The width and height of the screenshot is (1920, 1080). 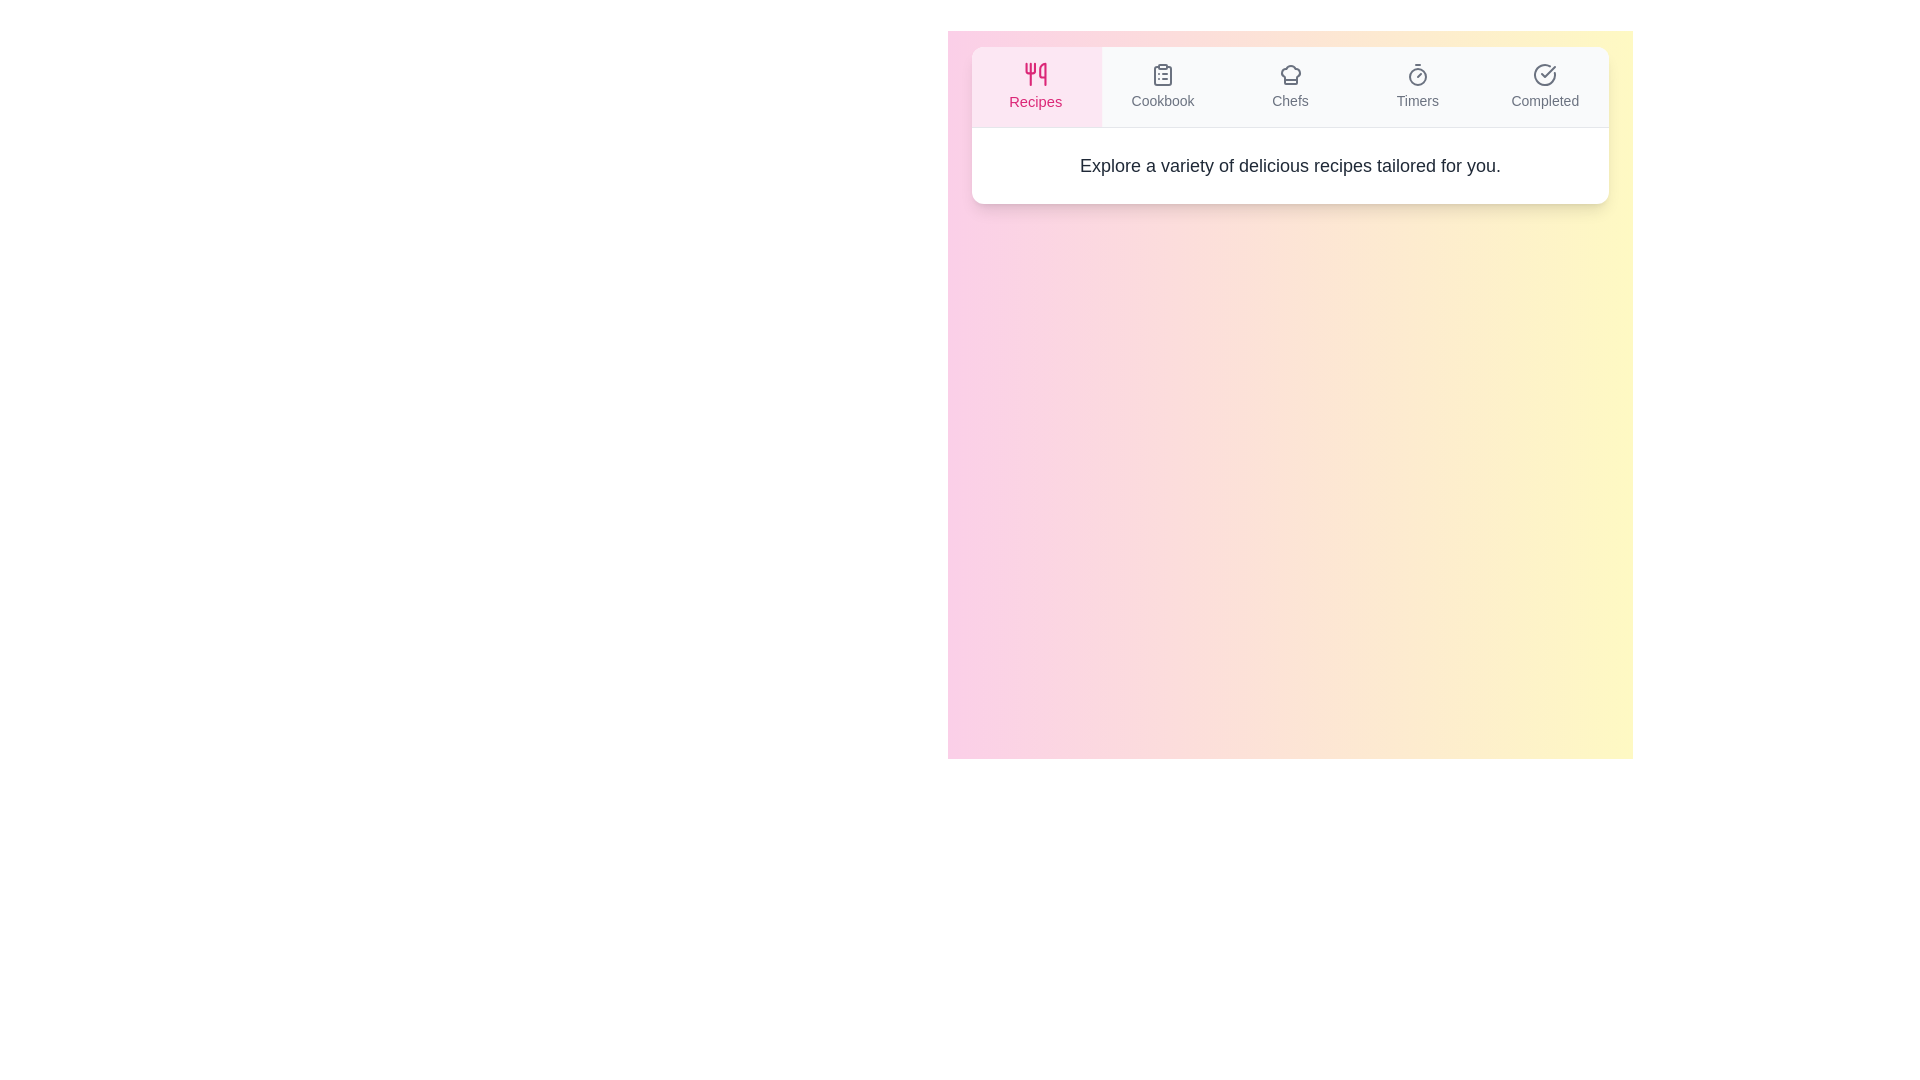 I want to click on the tab labeled Chefs to view its associated content, so click(x=1290, y=86).